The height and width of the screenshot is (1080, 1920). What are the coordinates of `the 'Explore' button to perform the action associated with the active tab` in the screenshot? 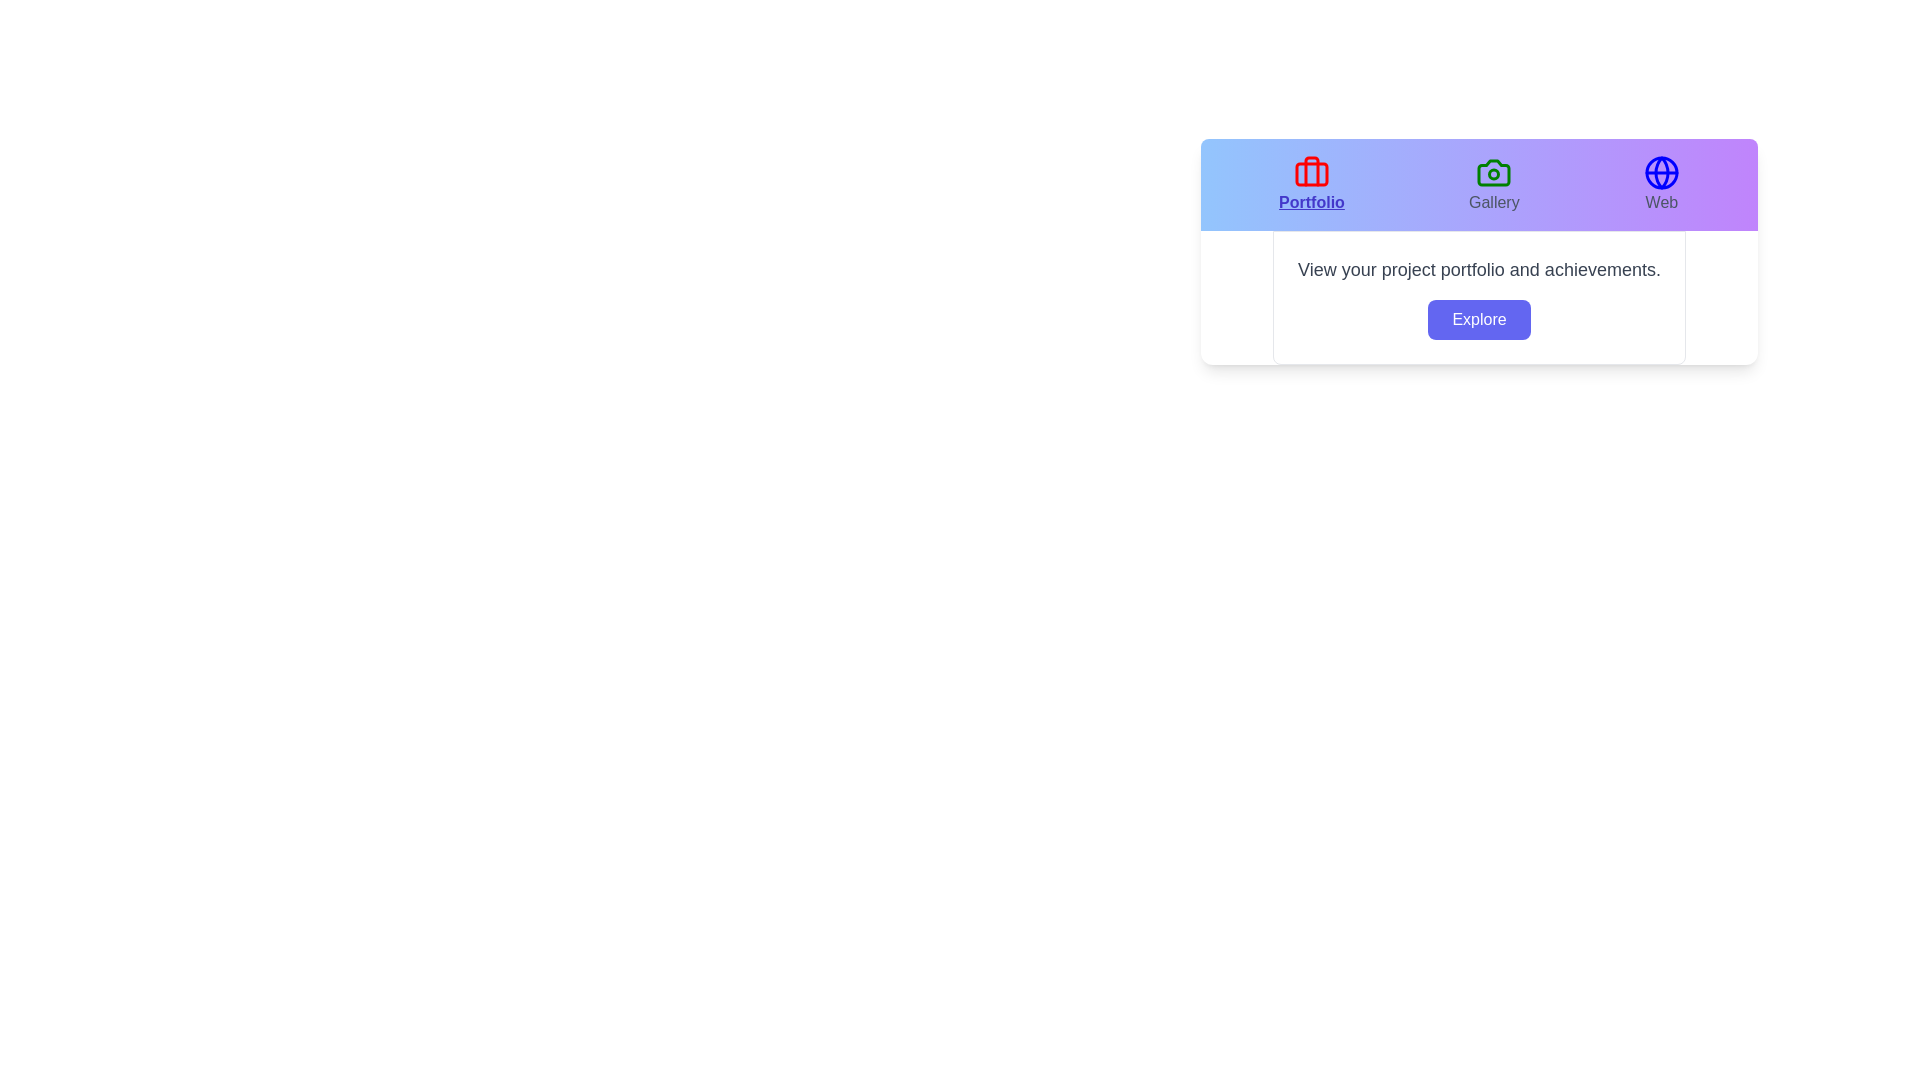 It's located at (1479, 319).